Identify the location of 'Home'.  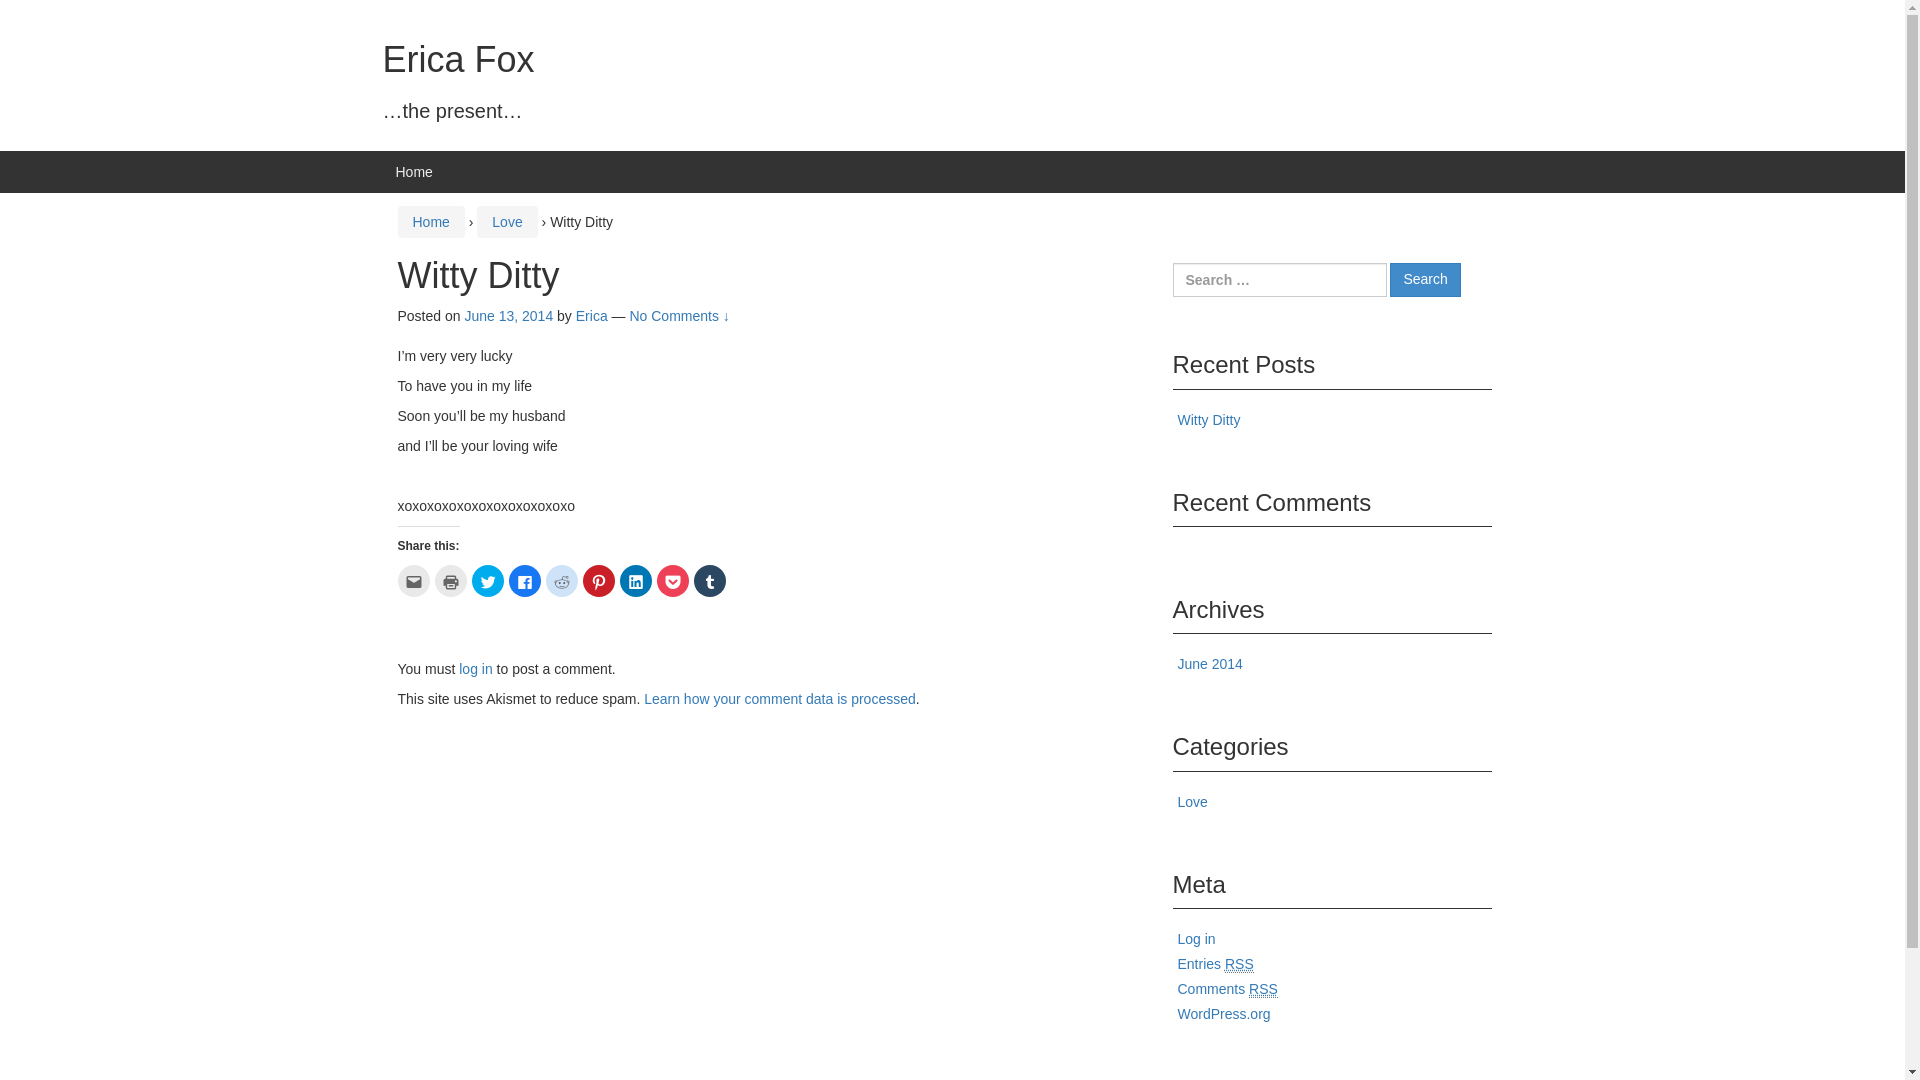
(429, 222).